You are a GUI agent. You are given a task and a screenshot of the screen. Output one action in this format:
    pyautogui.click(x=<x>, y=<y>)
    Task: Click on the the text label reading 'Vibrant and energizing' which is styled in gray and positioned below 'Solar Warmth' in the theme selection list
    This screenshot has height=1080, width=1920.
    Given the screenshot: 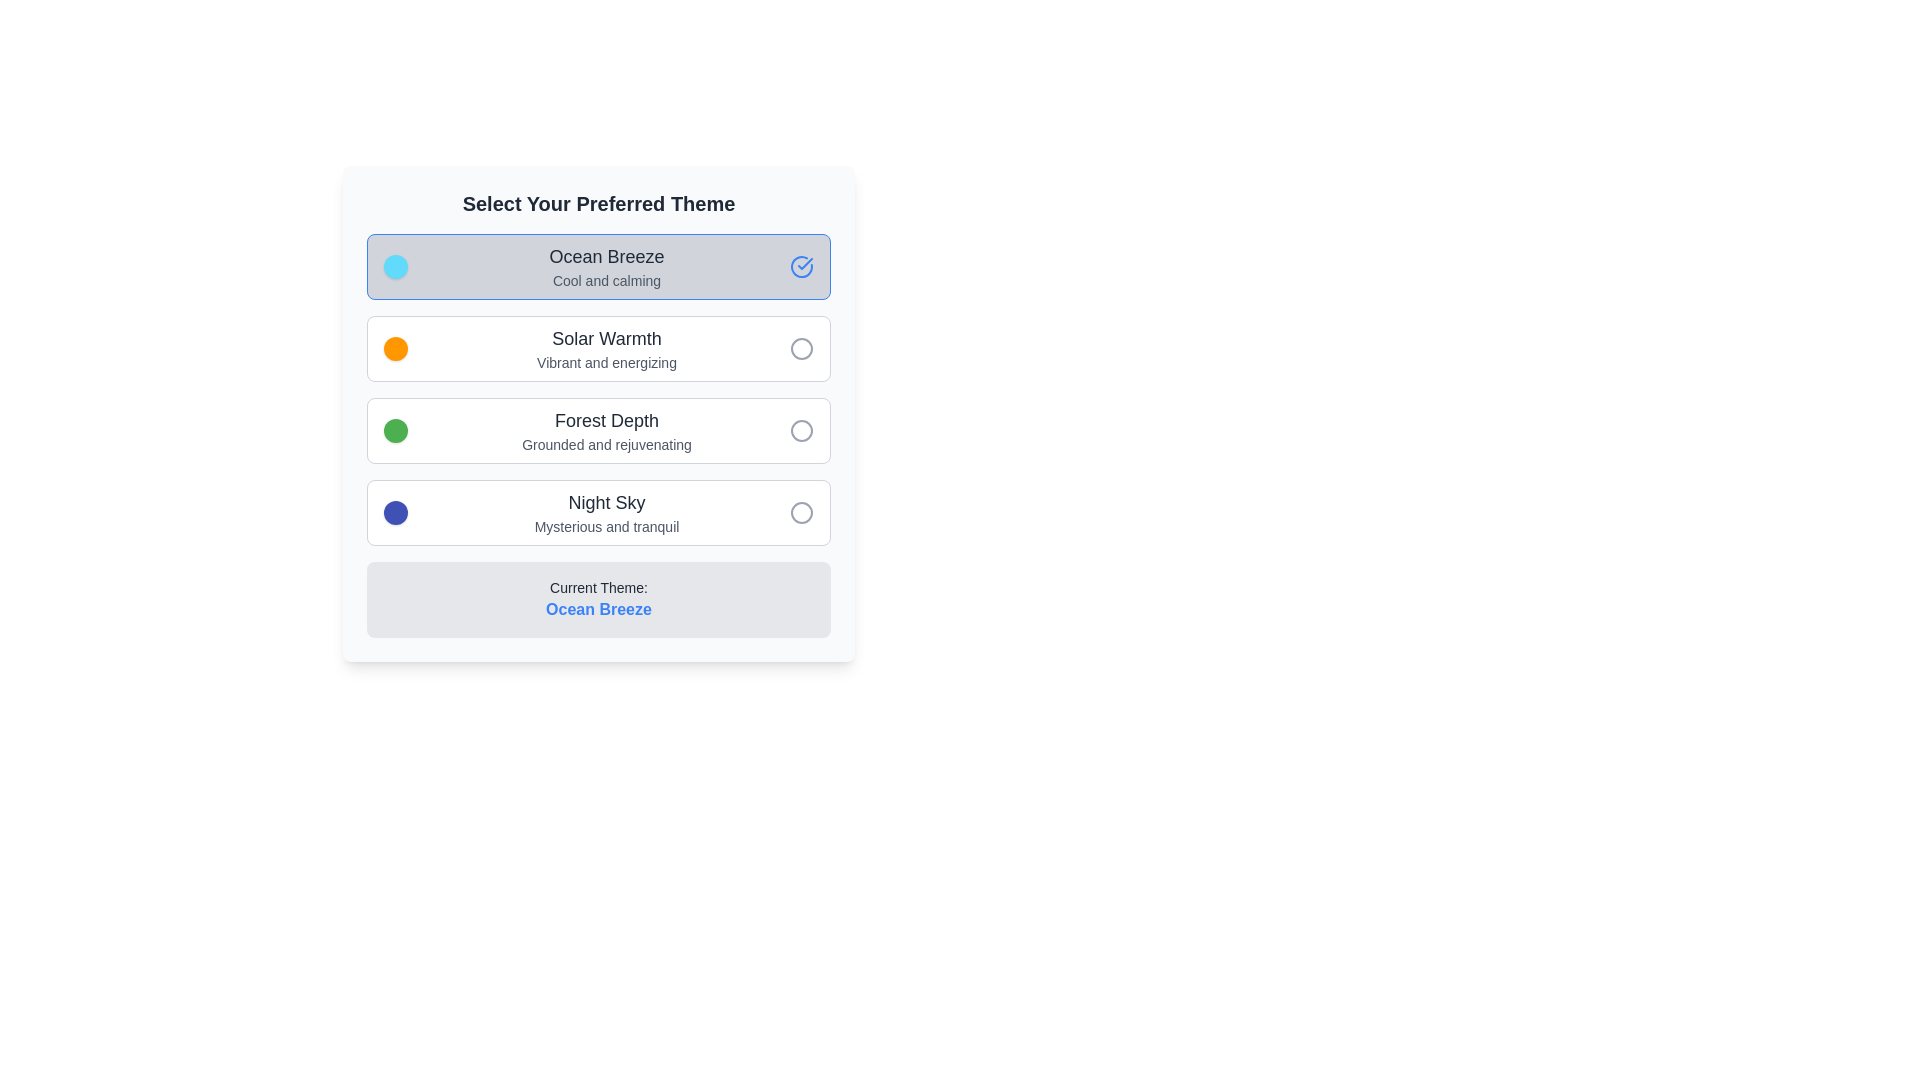 What is the action you would take?
    pyautogui.click(x=605, y=362)
    